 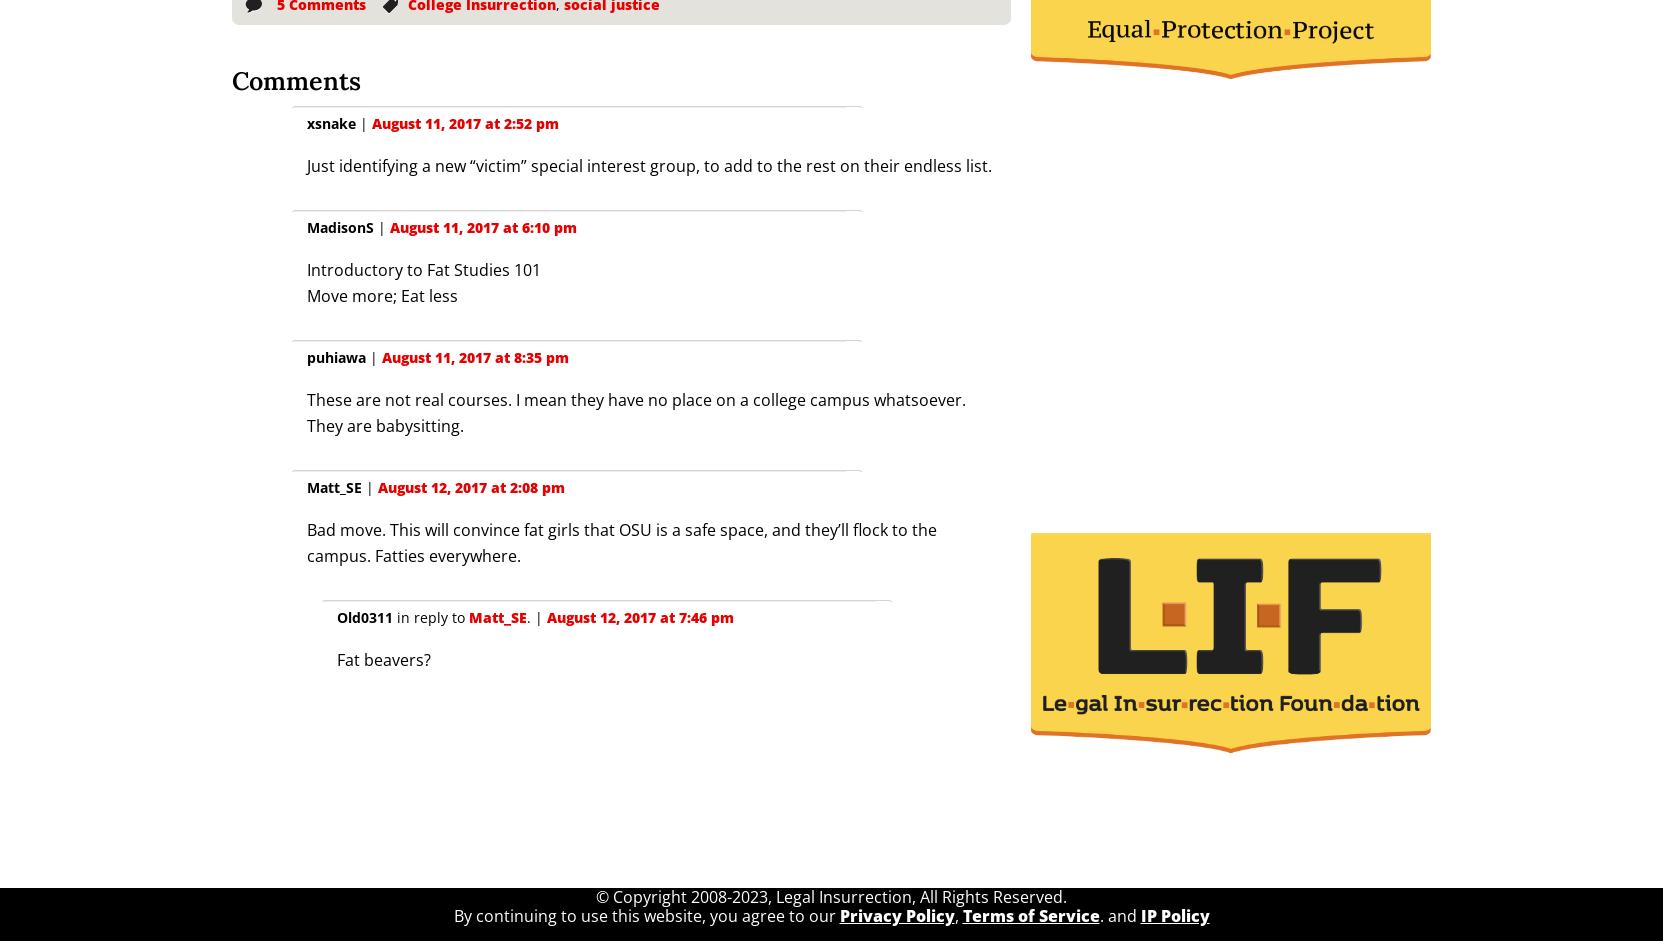 I want to click on 'IP Policy', so click(x=1174, y=914).